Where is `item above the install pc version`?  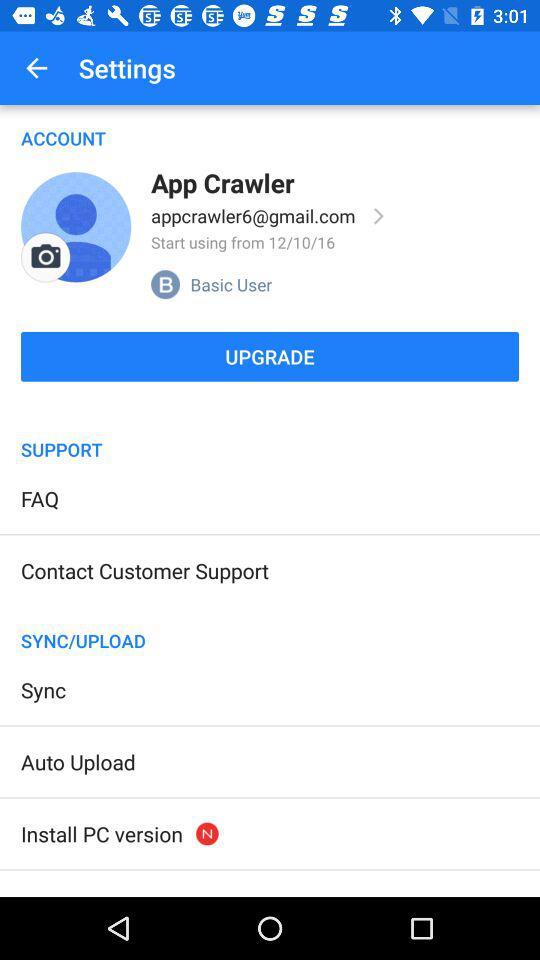 item above the install pc version is located at coordinates (77, 760).